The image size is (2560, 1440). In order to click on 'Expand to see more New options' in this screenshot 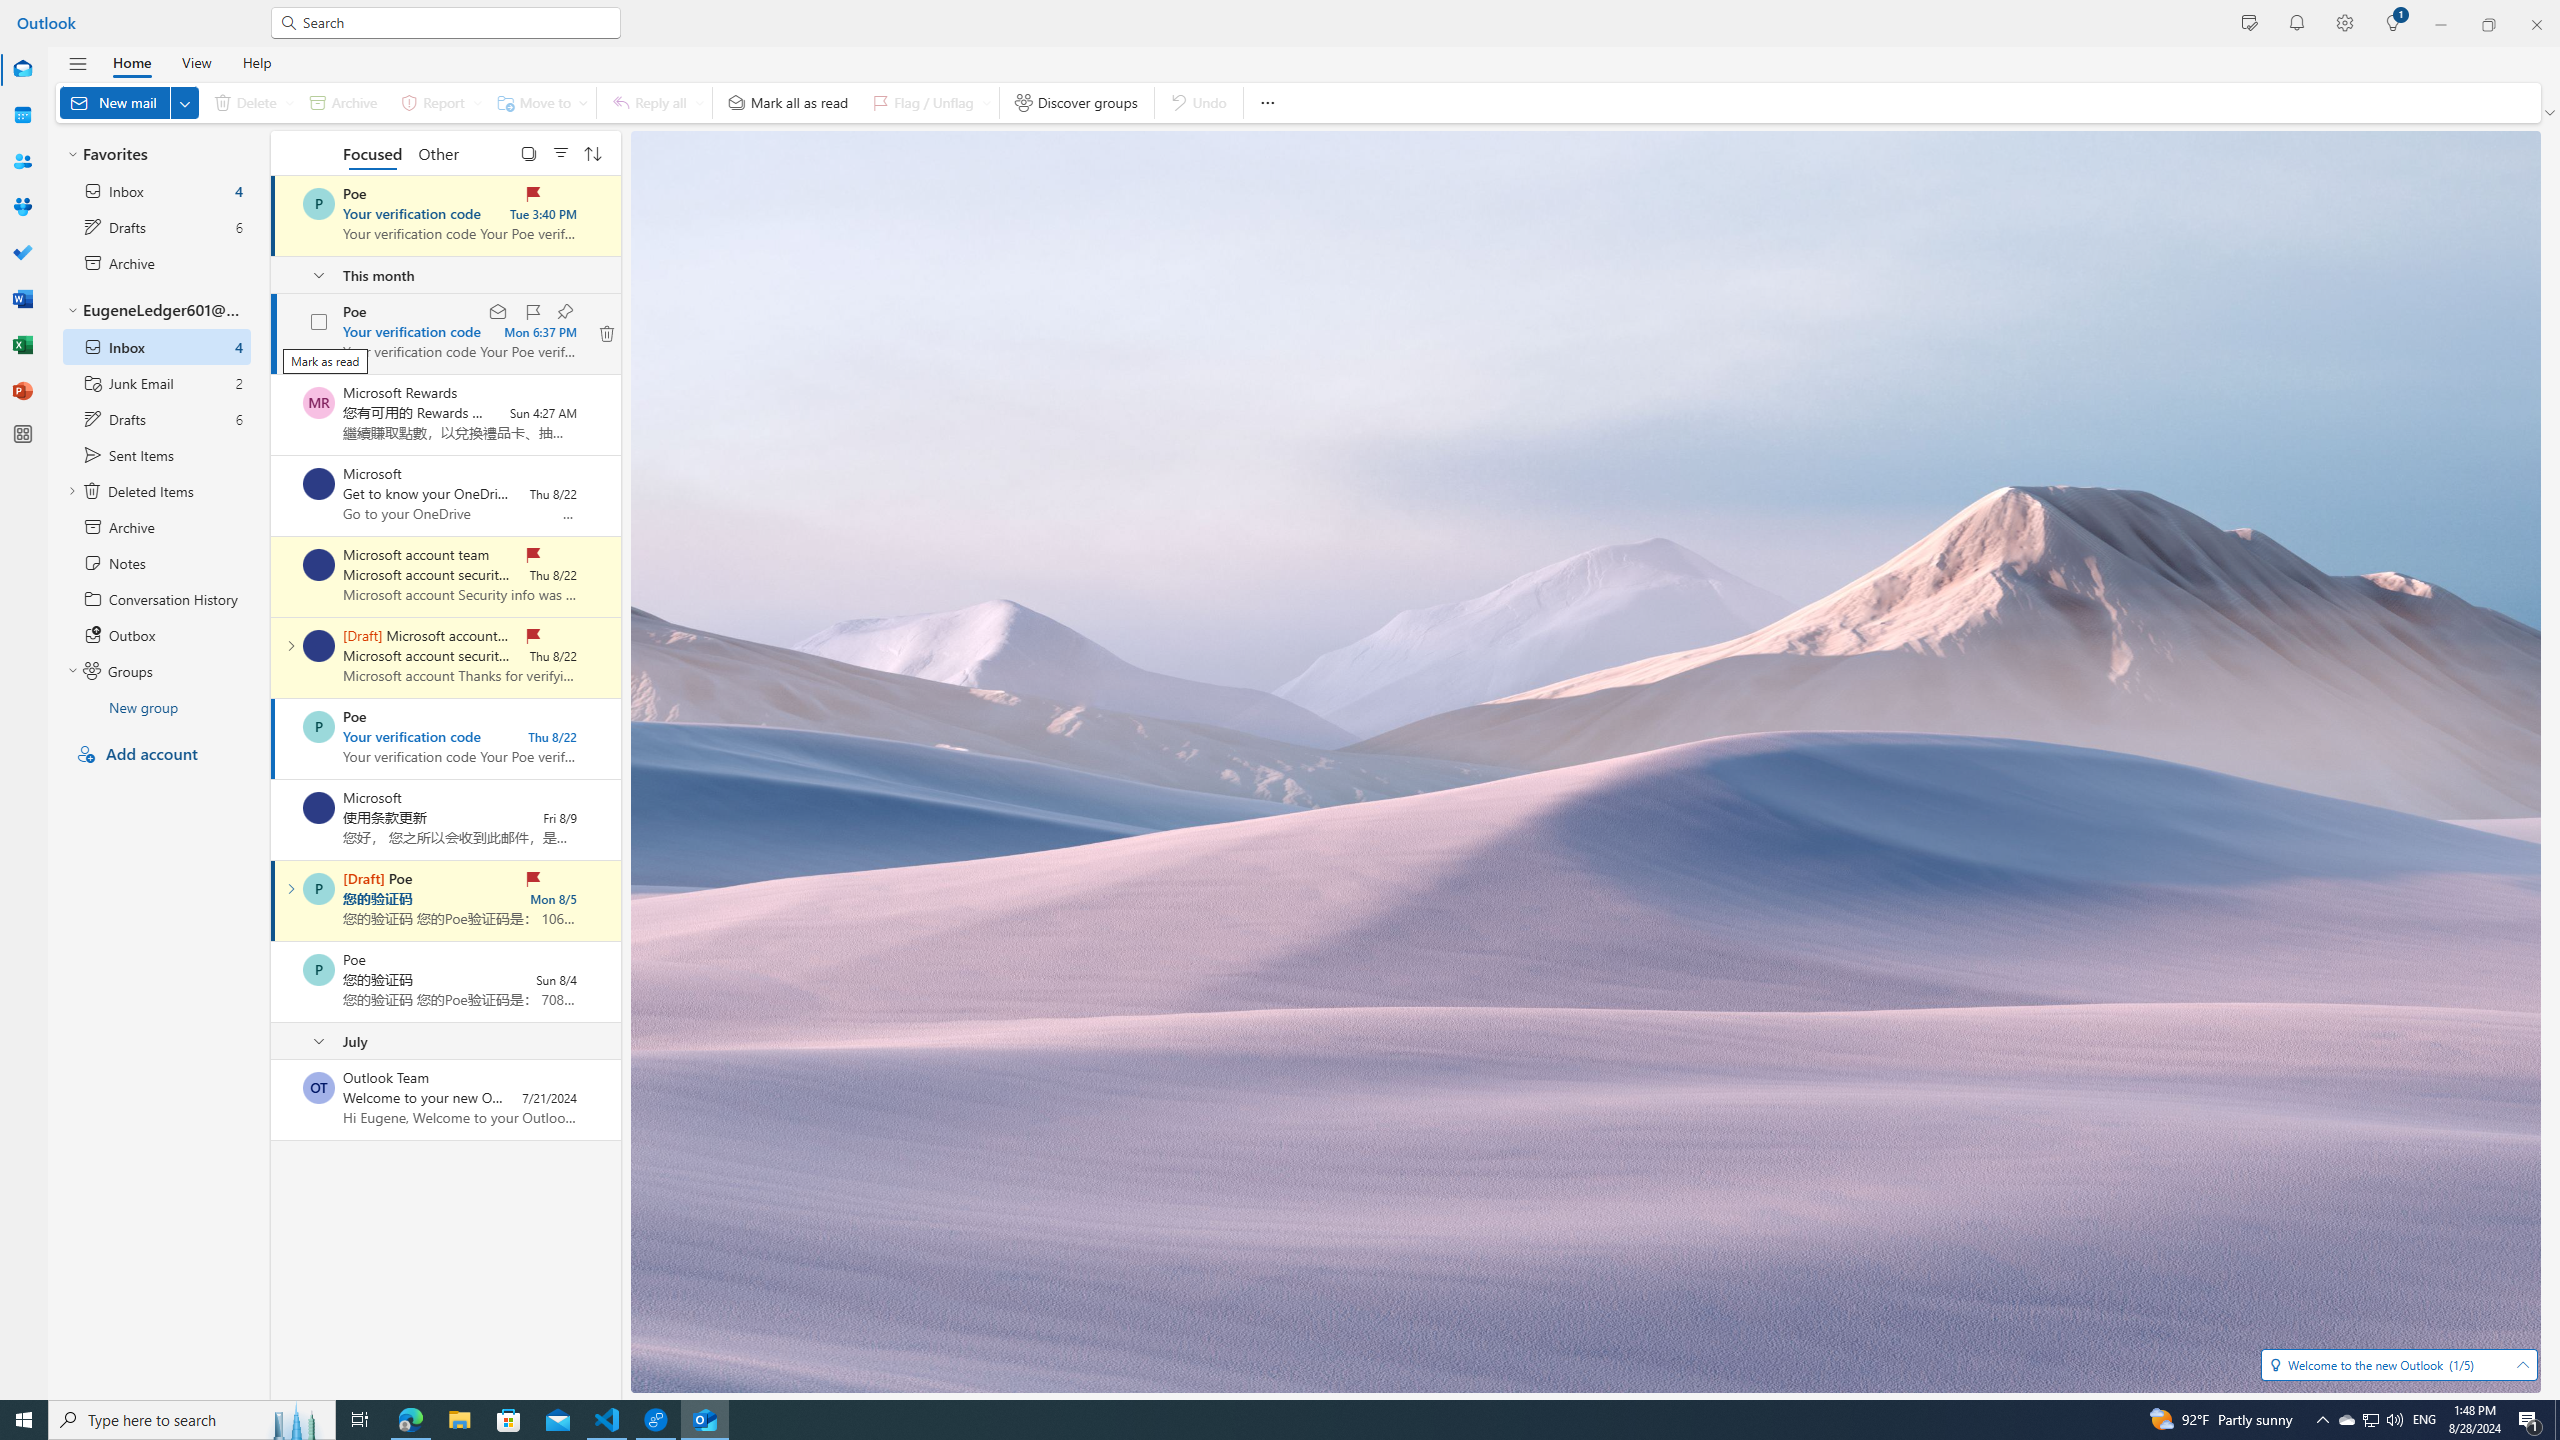, I will do `click(183, 102)`.